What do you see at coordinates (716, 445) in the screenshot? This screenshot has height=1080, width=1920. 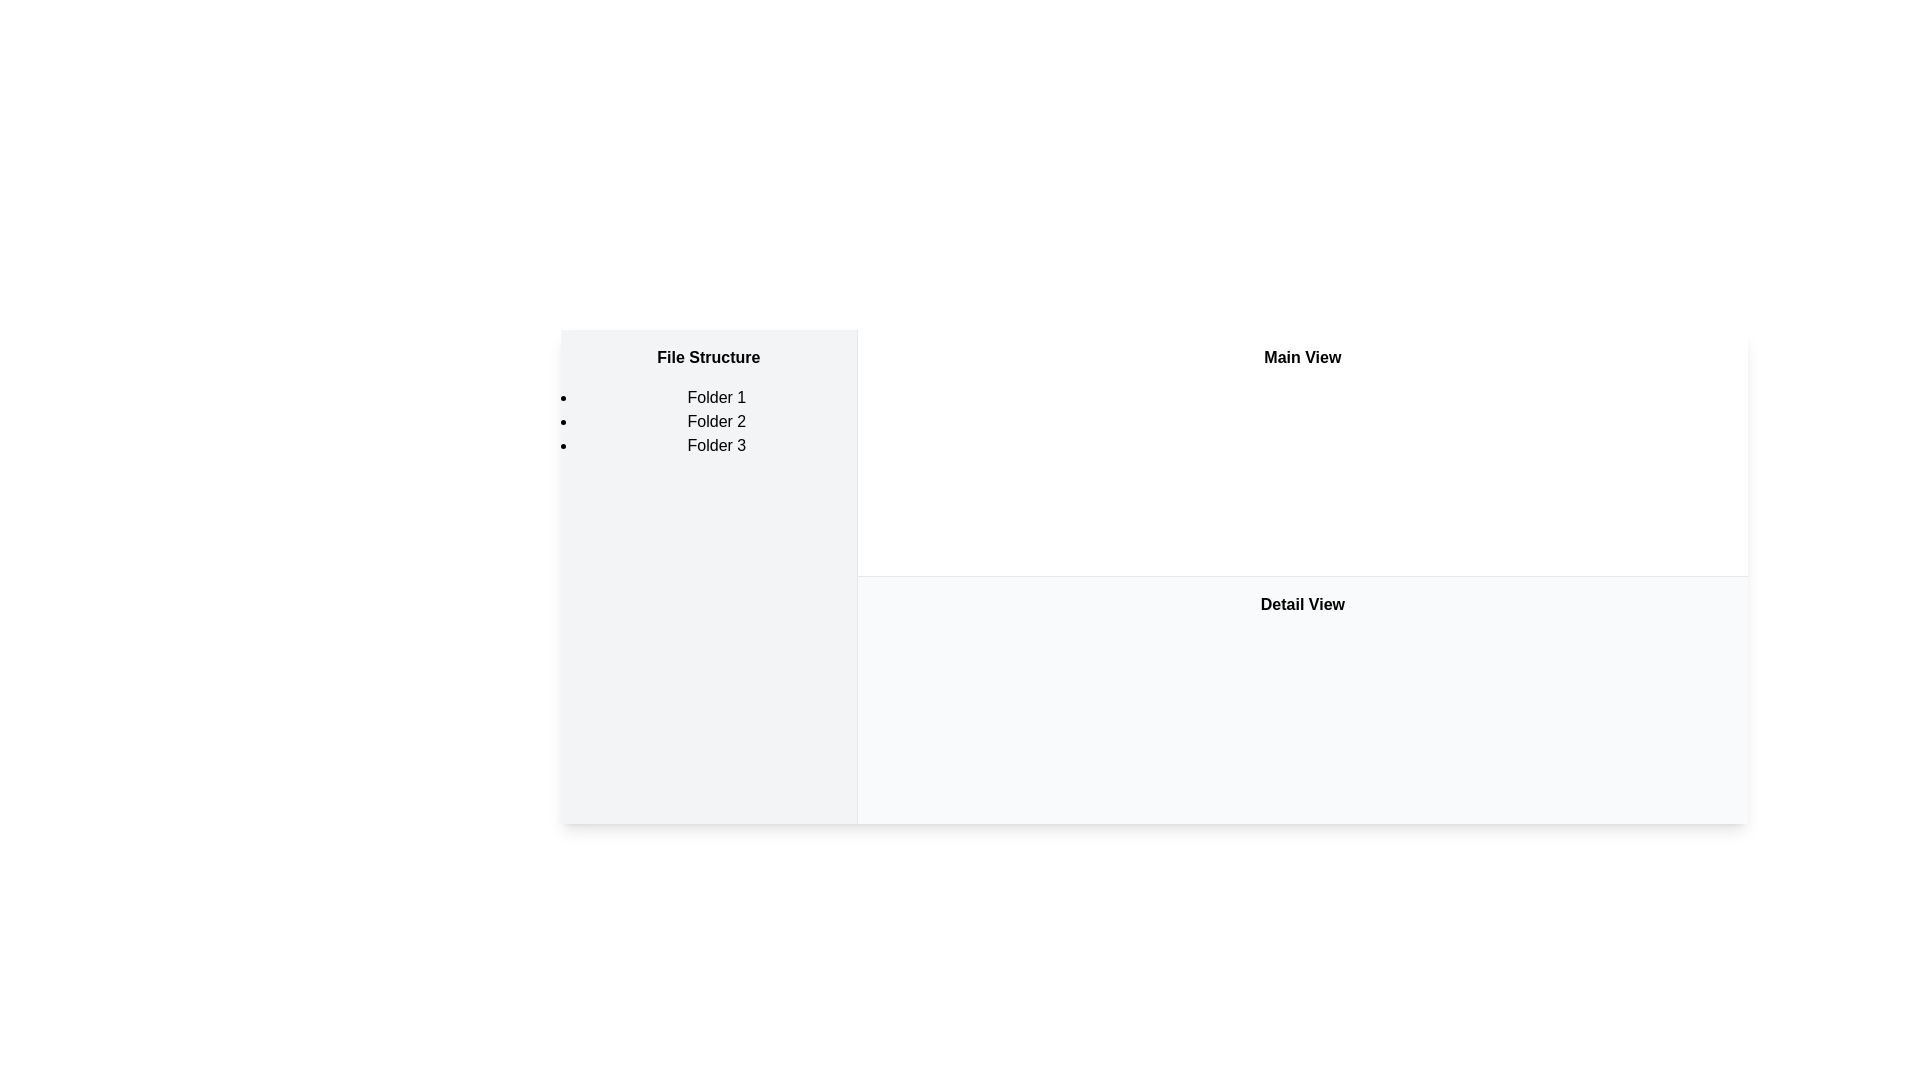 I see `text element displaying 'Folder 3', which is the third item in the vertical bulleted list under the title 'File Structure'` at bounding box center [716, 445].